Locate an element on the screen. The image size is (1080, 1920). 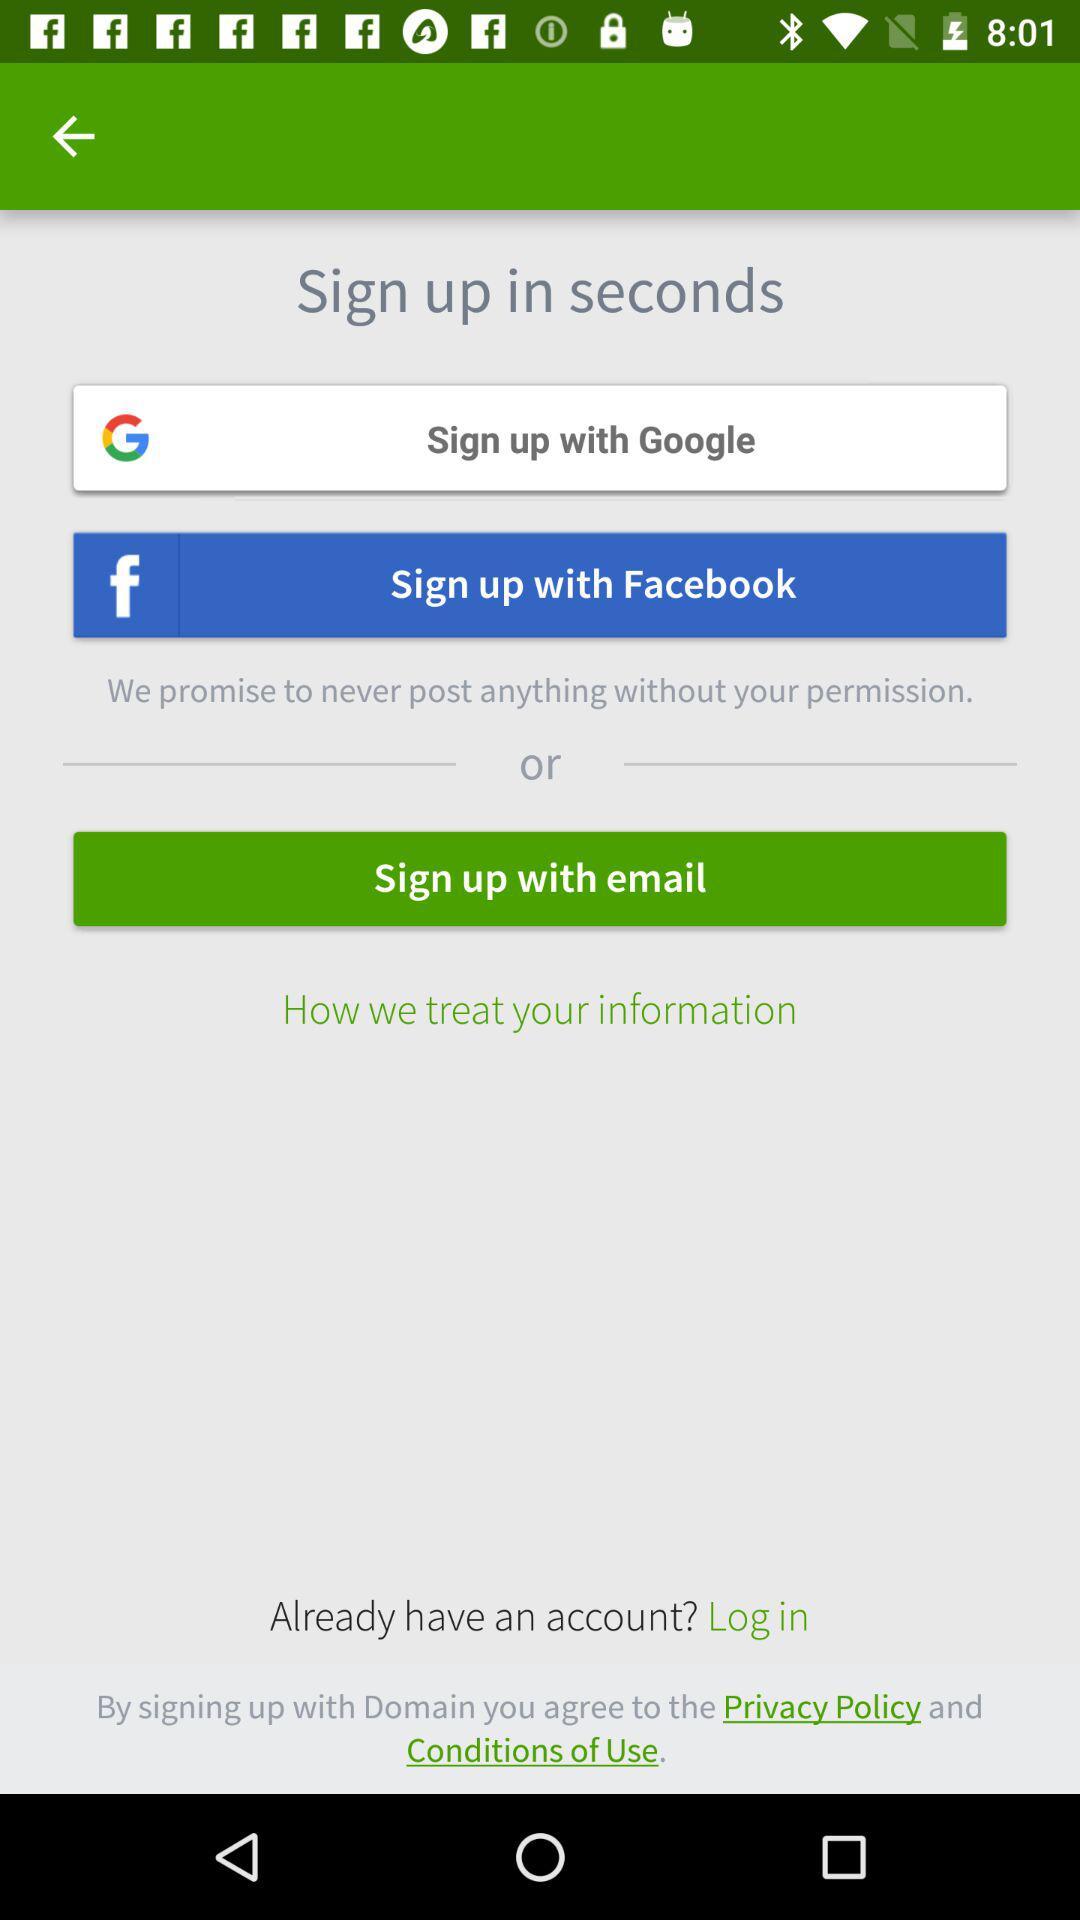
already have an item is located at coordinates (540, 1617).